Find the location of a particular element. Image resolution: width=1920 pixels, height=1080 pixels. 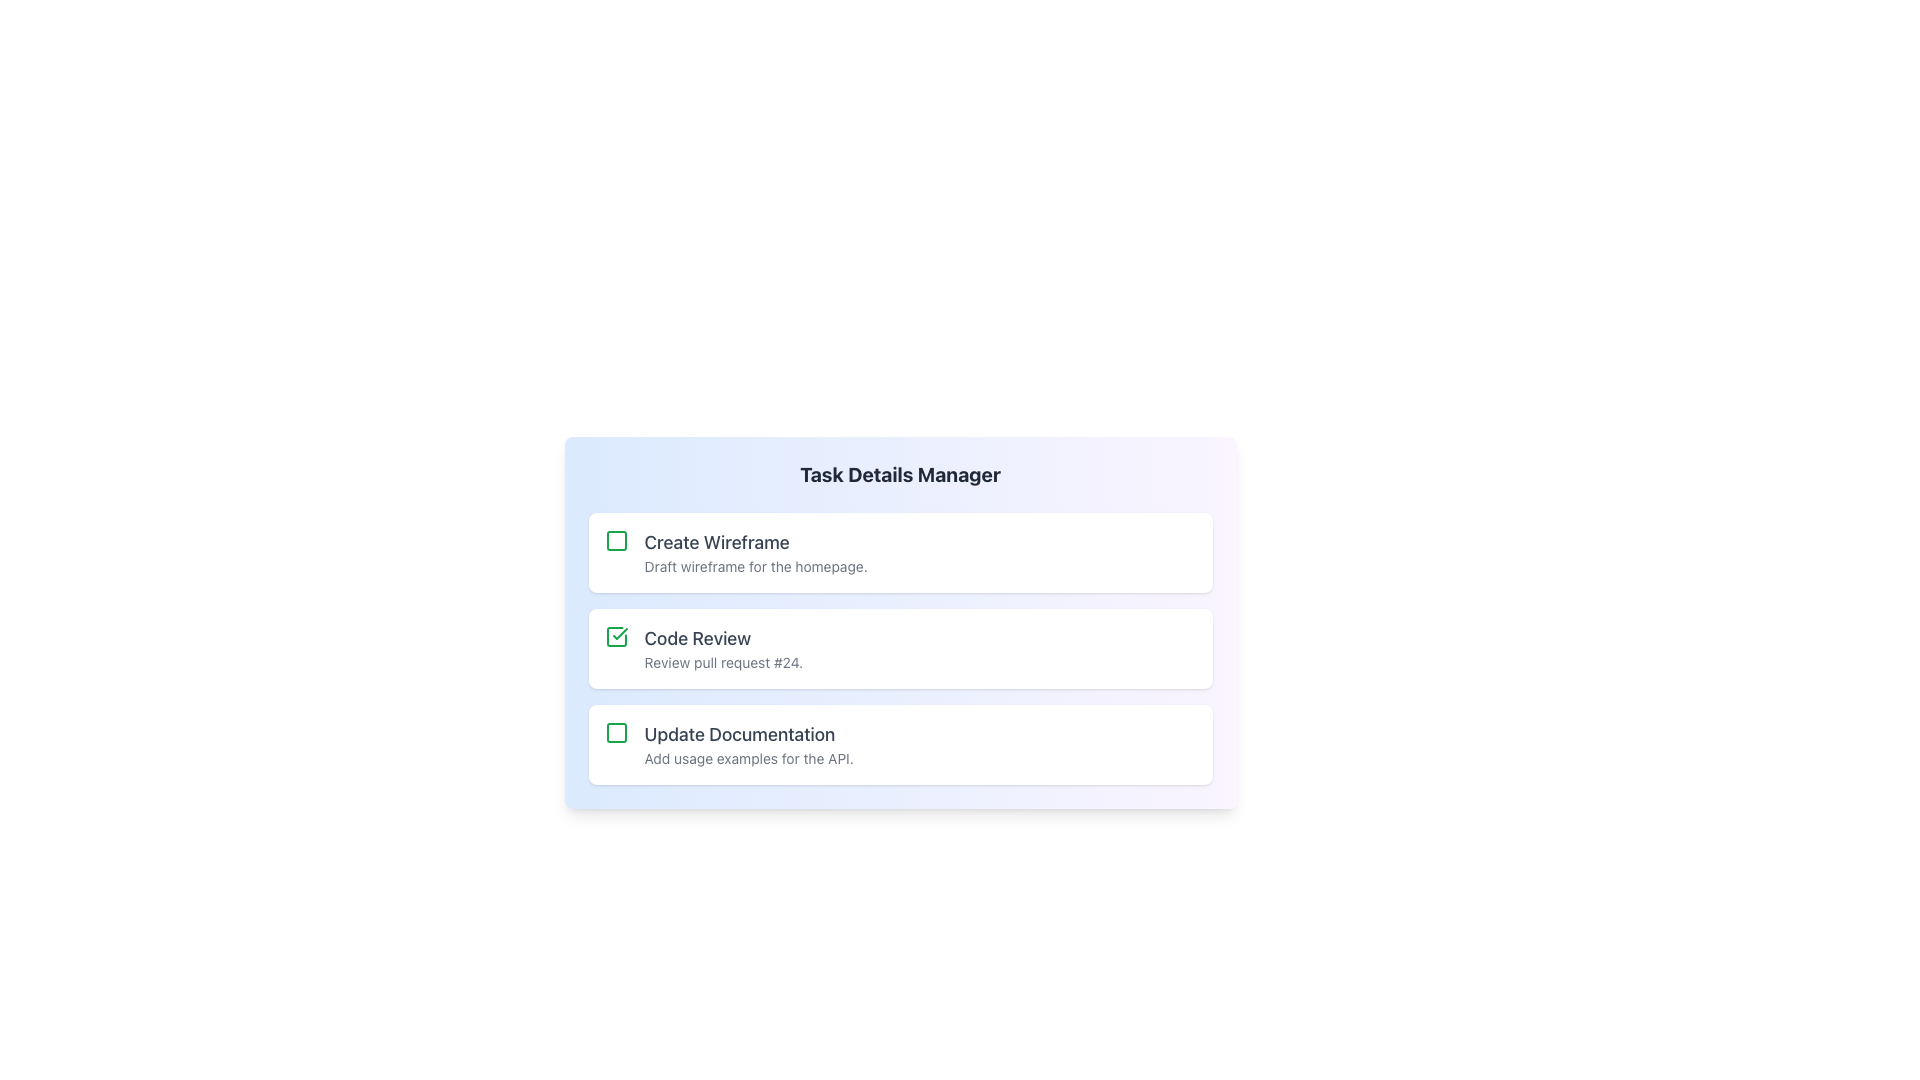

the text block that displays the task related to the creation of a wireframe, located to the right of a green checkbox within a white background card is located at coordinates (755, 552).